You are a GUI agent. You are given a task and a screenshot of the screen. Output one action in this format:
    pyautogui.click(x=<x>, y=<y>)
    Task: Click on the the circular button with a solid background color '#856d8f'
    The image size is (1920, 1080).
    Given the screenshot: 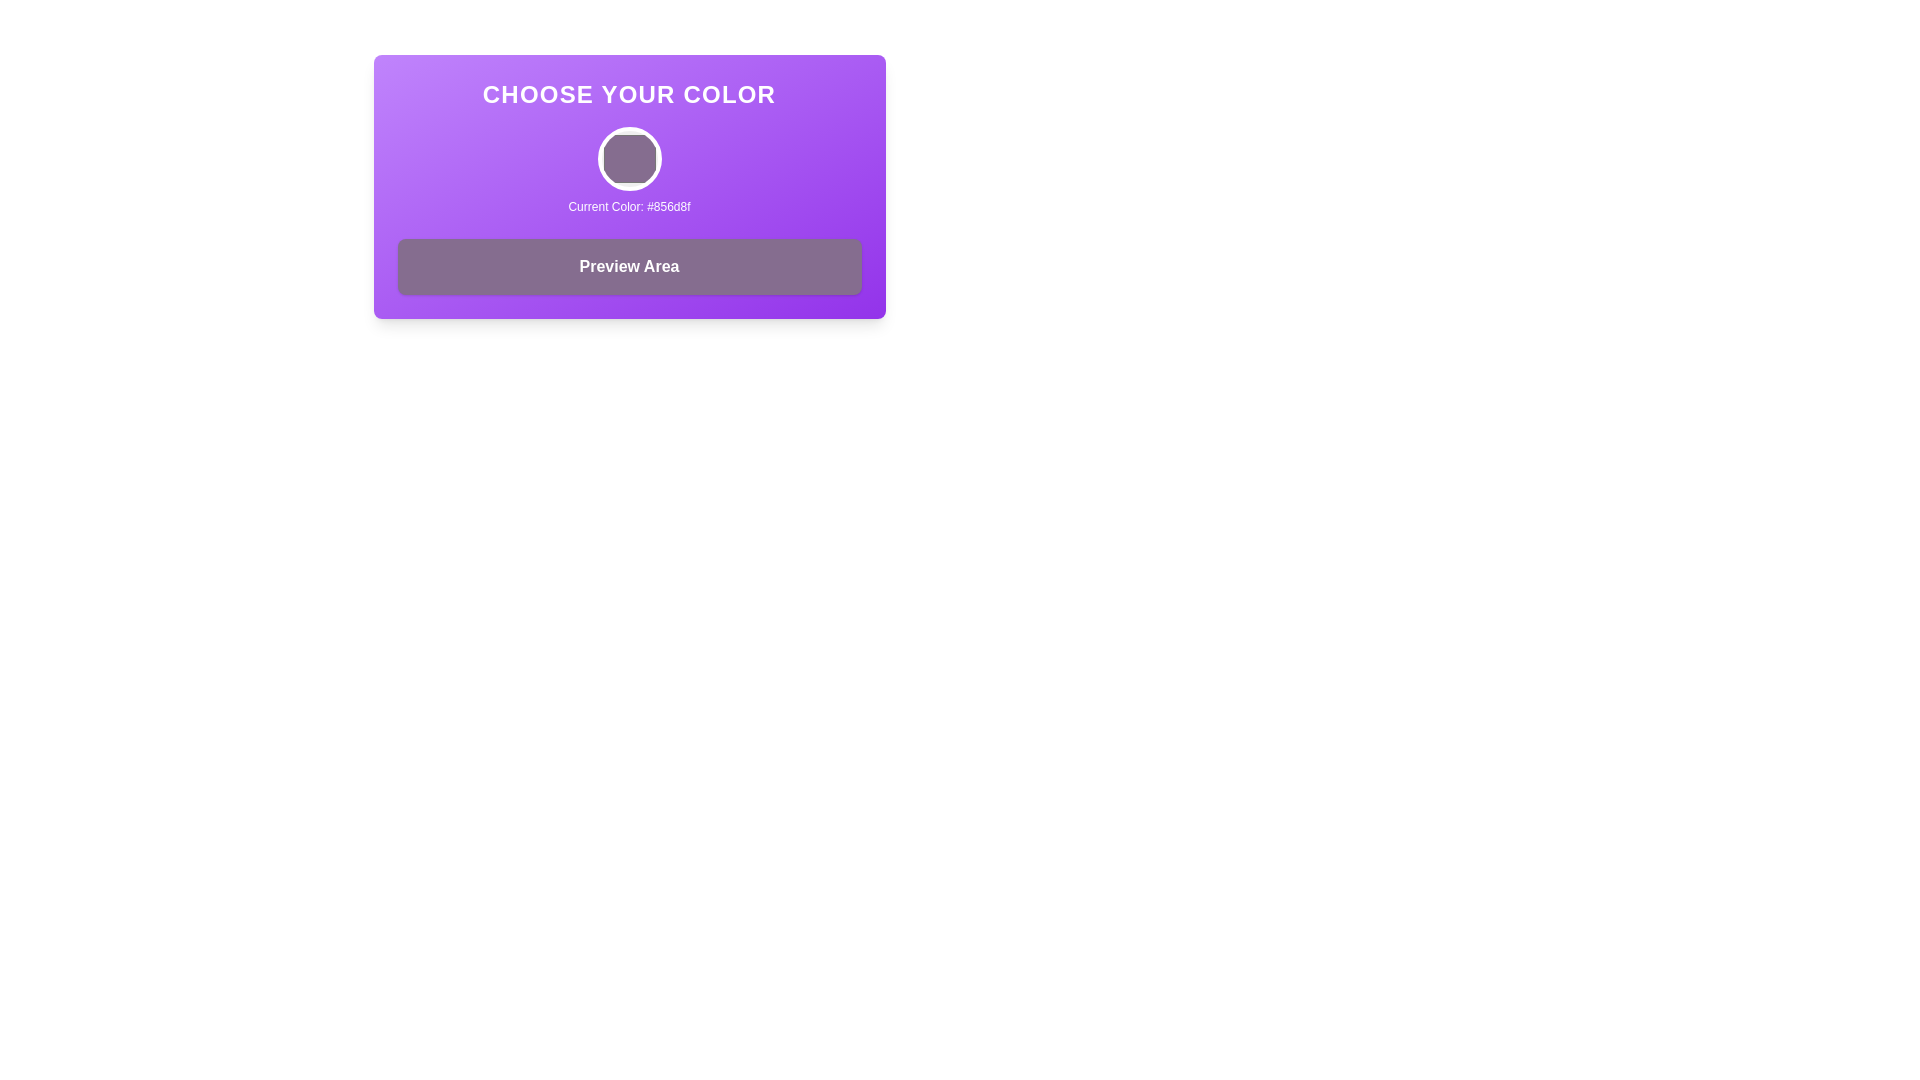 What is the action you would take?
    pyautogui.click(x=628, y=157)
    